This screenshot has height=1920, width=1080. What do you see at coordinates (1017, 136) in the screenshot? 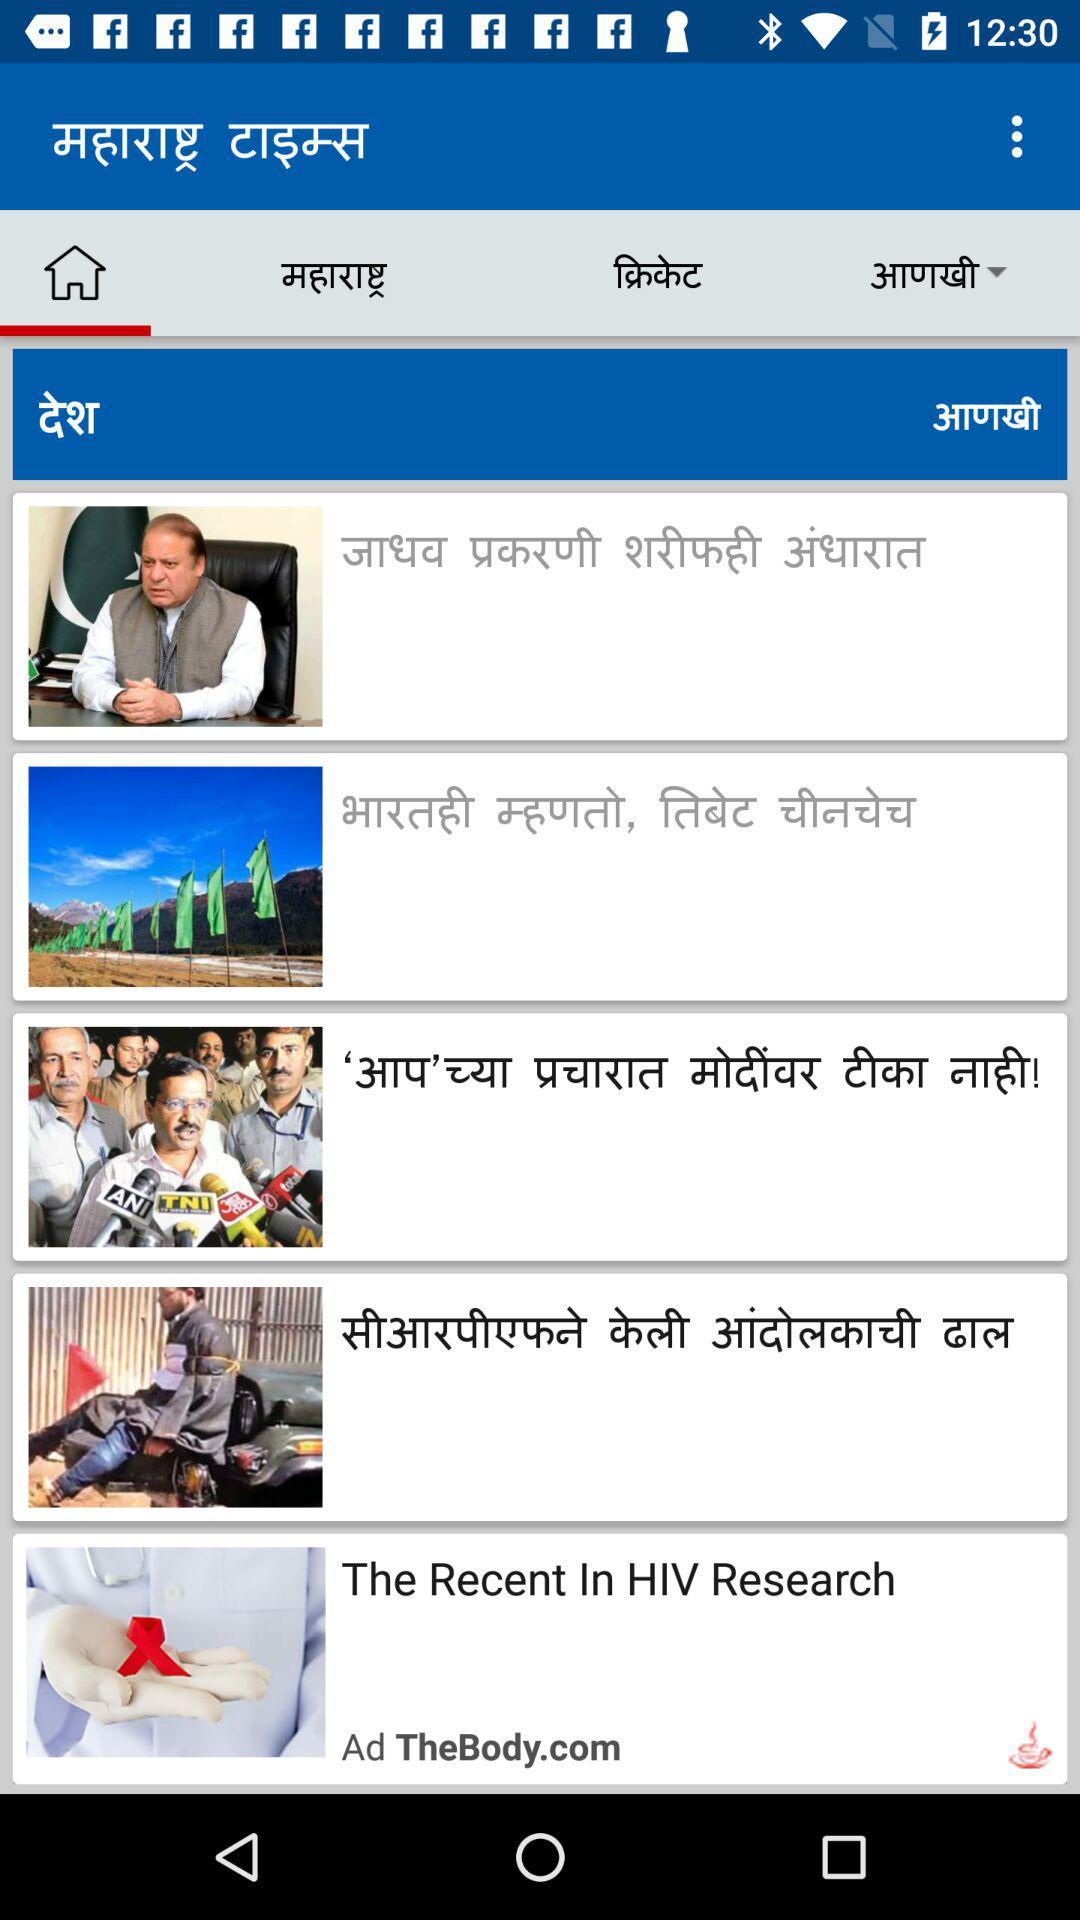
I see `the button which is on top right` at bounding box center [1017, 136].